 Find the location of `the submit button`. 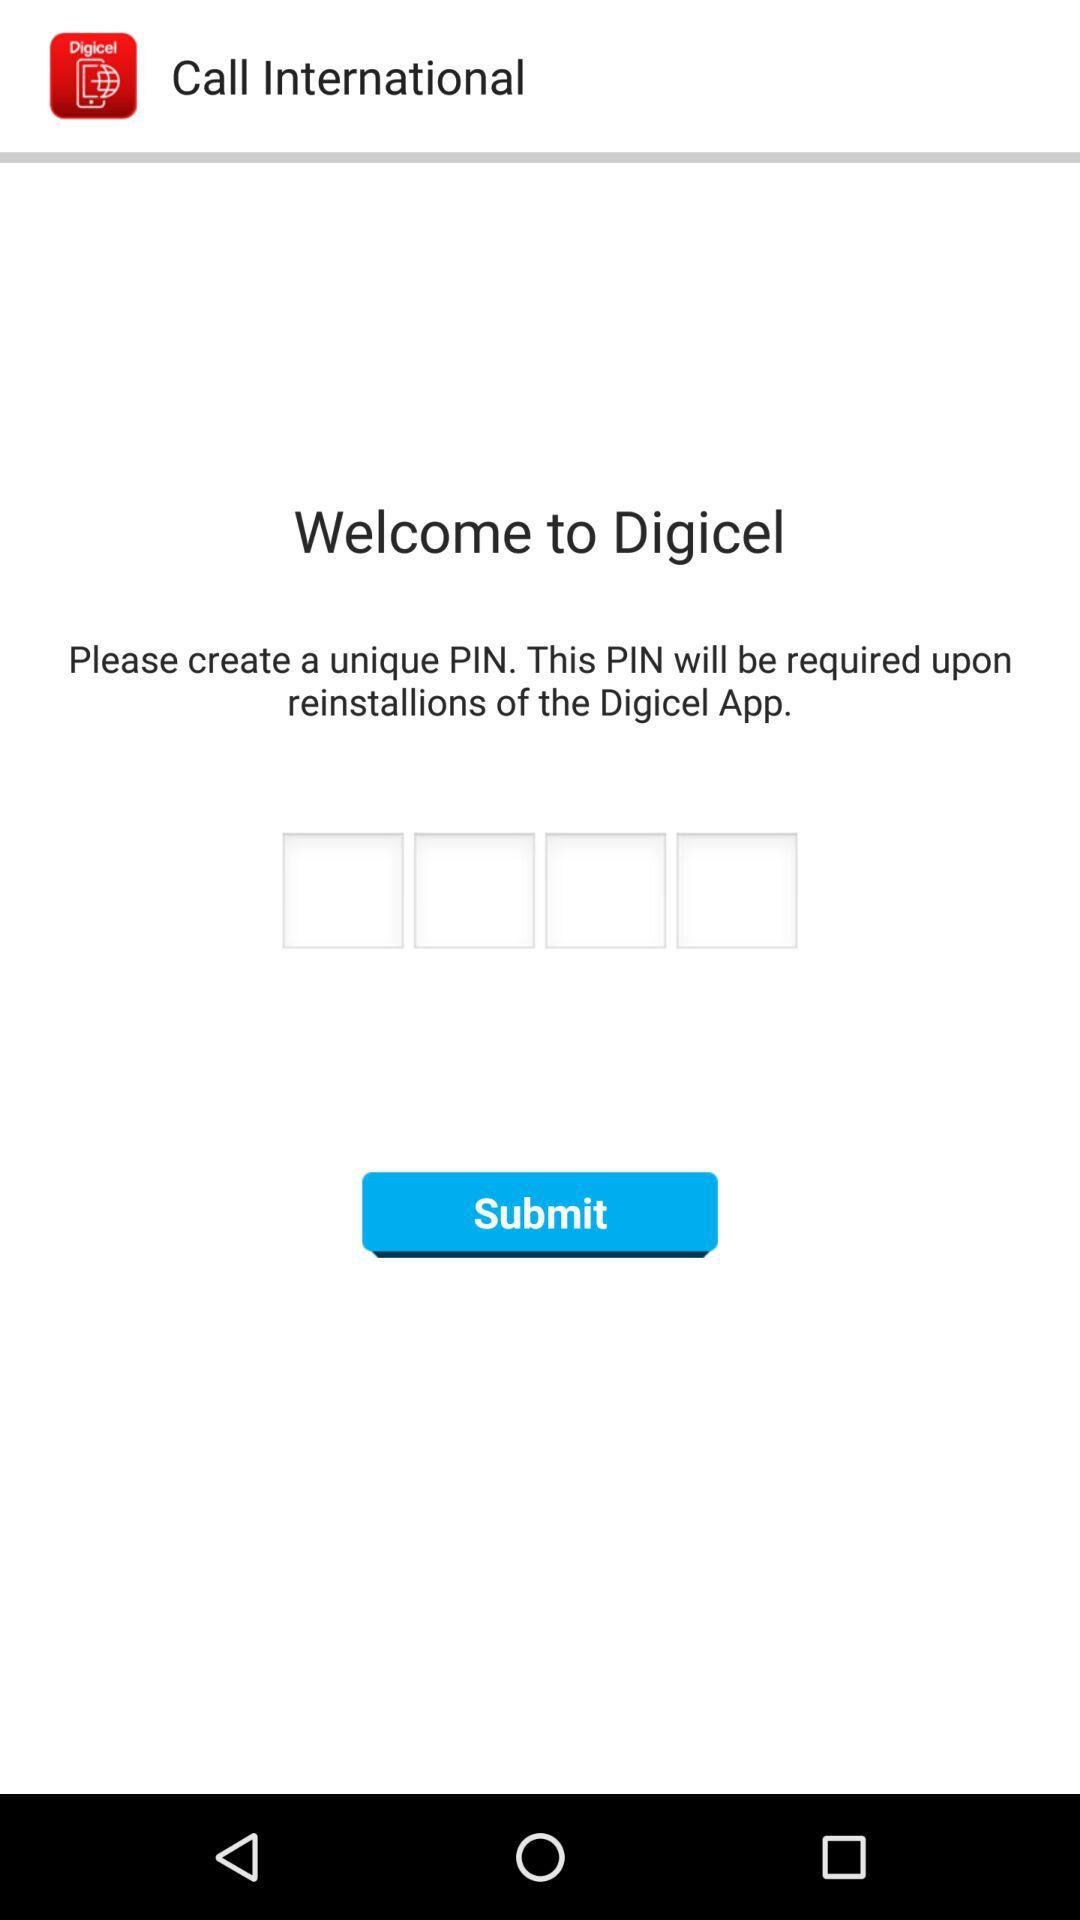

the submit button is located at coordinates (540, 1213).